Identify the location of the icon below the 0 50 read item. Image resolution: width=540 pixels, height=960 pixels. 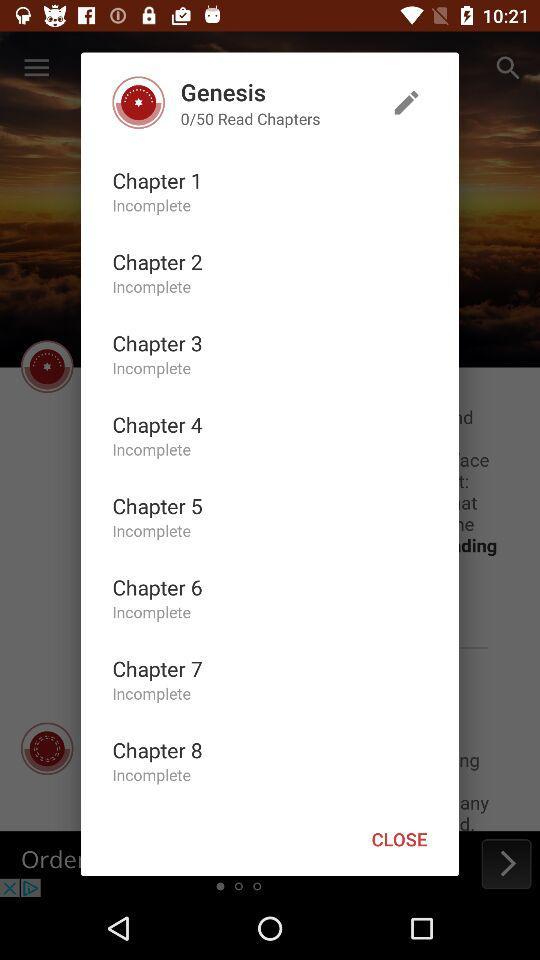
(156, 179).